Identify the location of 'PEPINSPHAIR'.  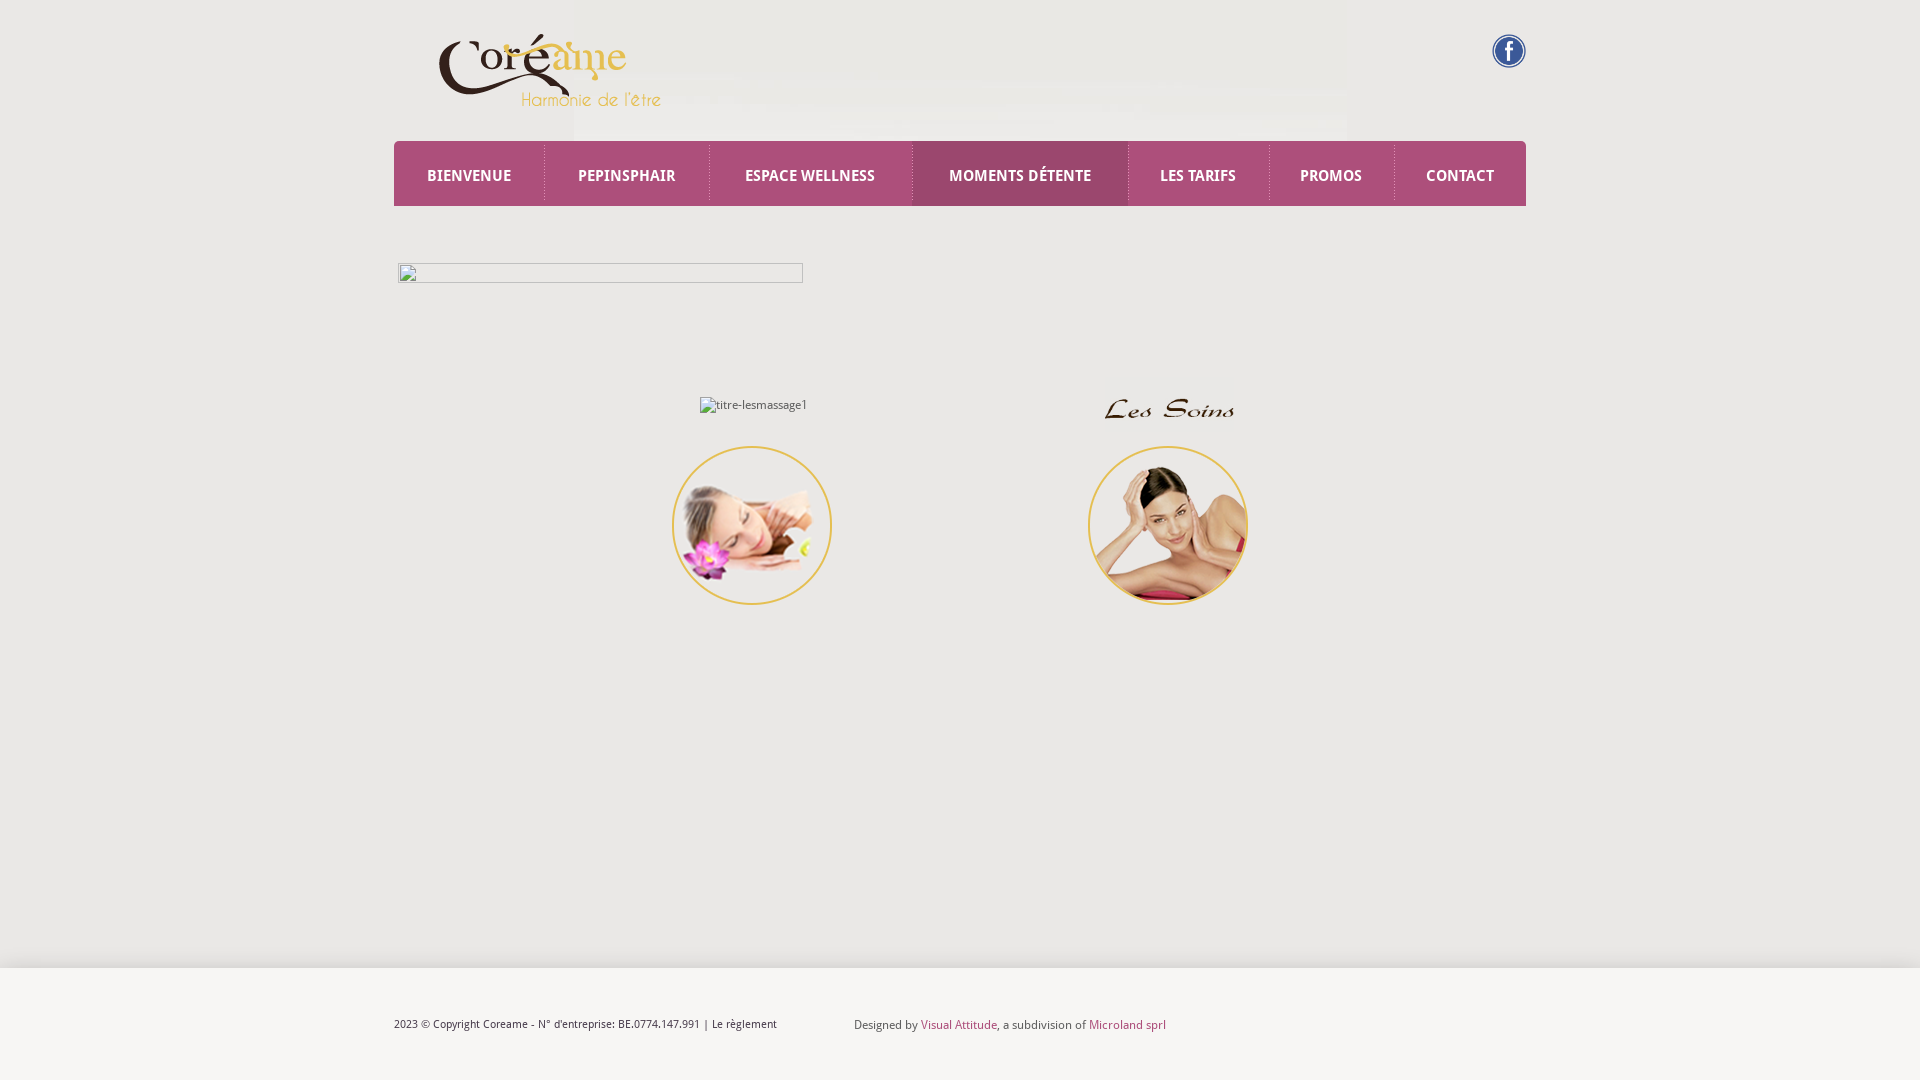
(625, 172).